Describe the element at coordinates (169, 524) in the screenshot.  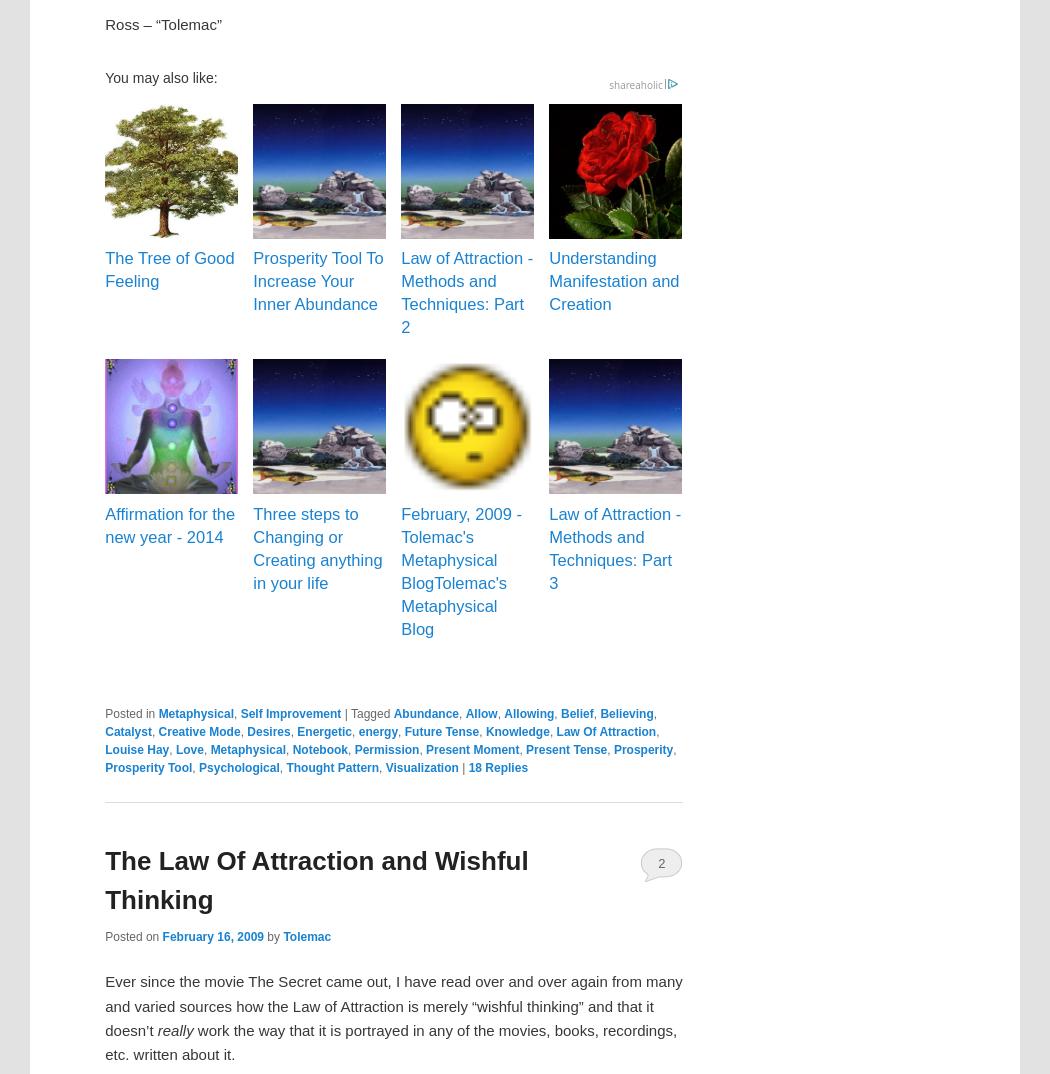
I see `'Affirmation for the new year - 2014'` at that location.